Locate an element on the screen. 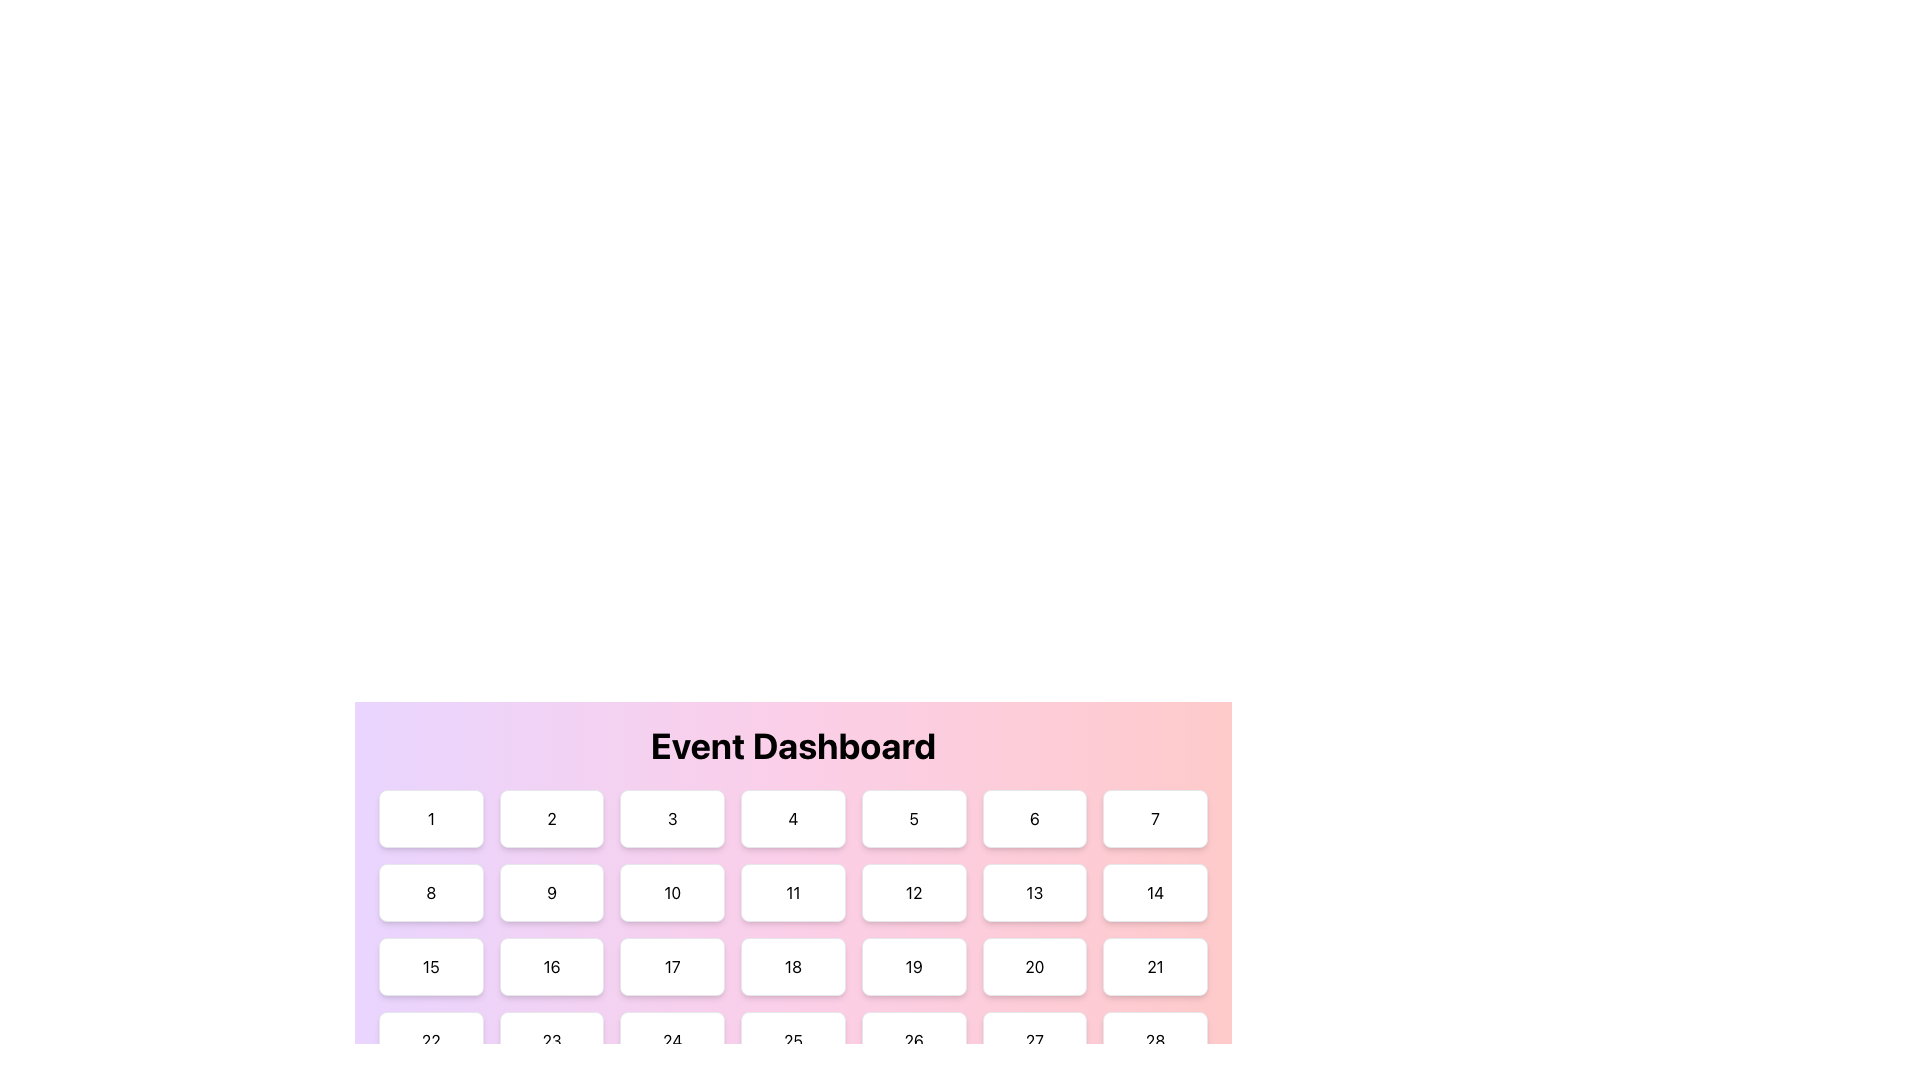 The image size is (1920, 1080). the selectable option button for '4' is located at coordinates (792, 818).